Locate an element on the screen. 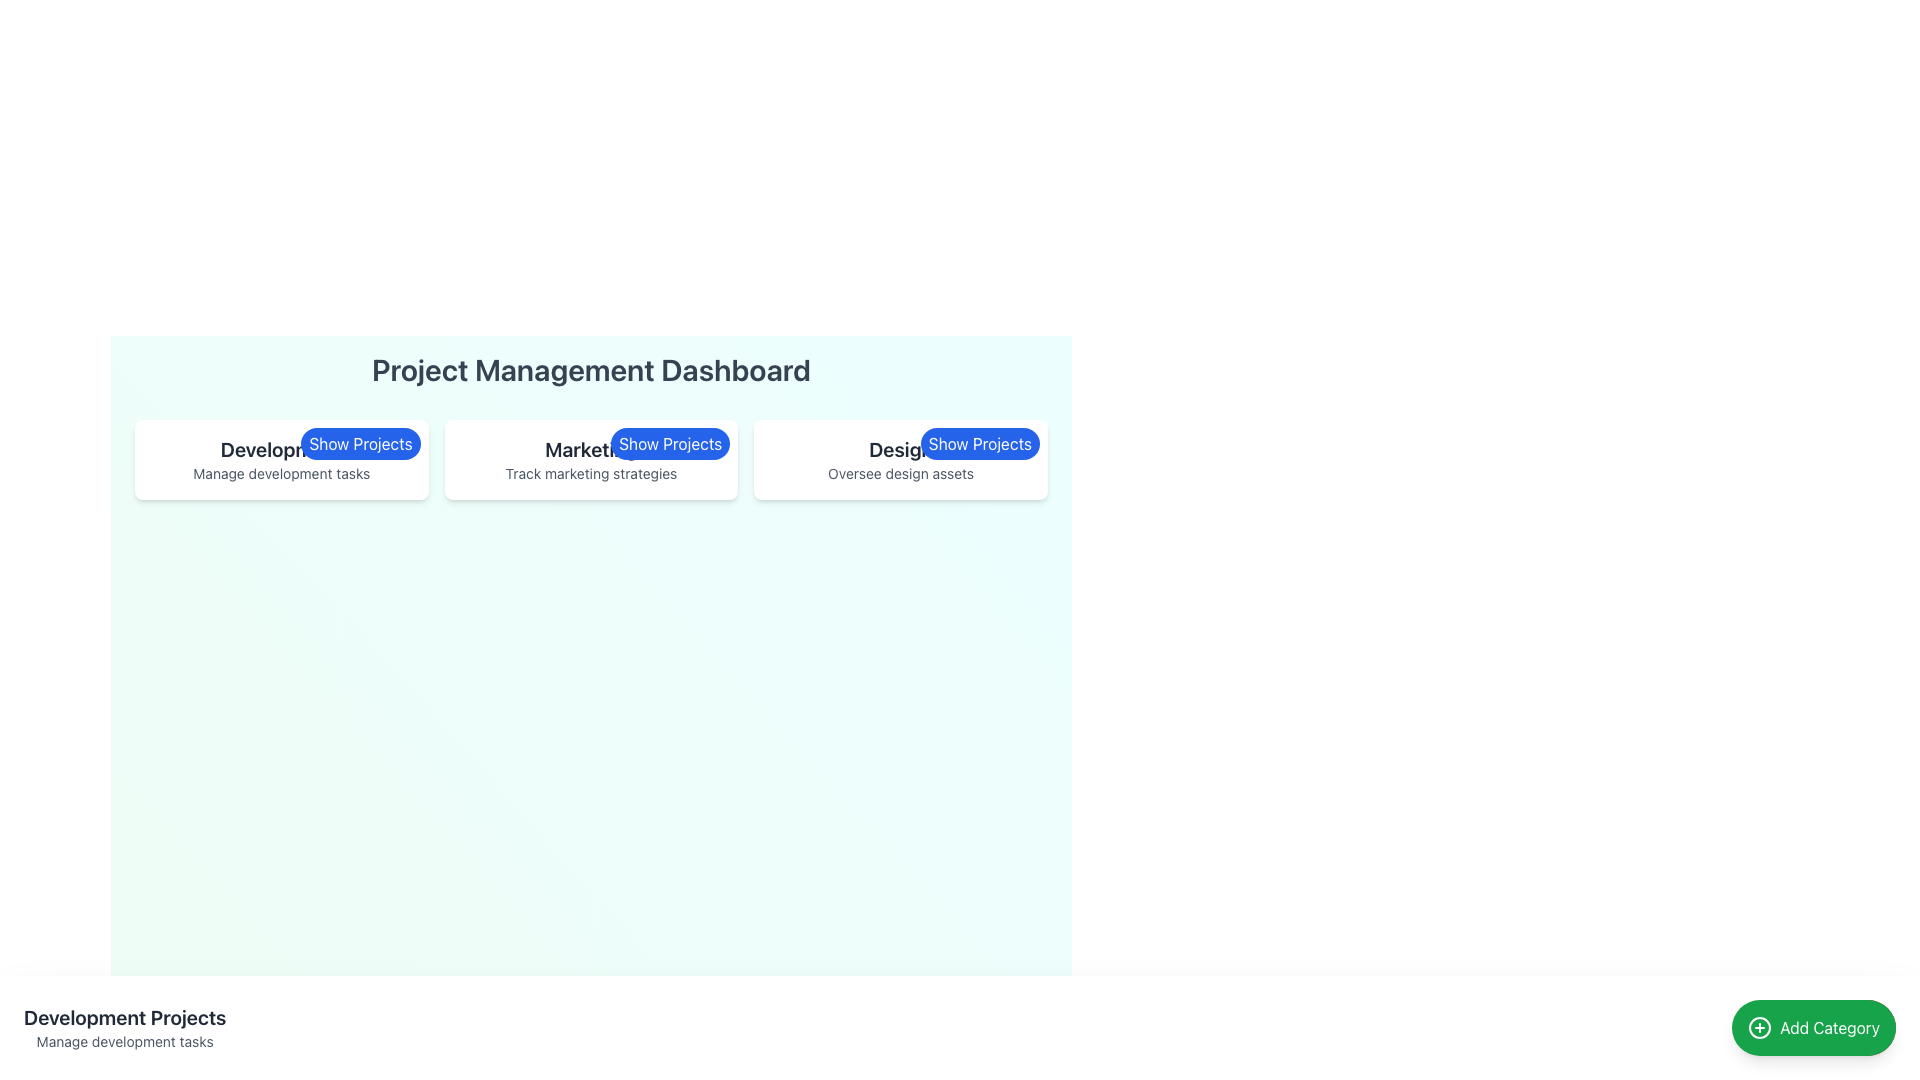 Image resolution: width=1920 pixels, height=1080 pixels. the text label reading 'Manage development tasks' which is styled in a smaller, lighter gray font and located beneath the 'Development Projects' heading is located at coordinates (124, 1040).